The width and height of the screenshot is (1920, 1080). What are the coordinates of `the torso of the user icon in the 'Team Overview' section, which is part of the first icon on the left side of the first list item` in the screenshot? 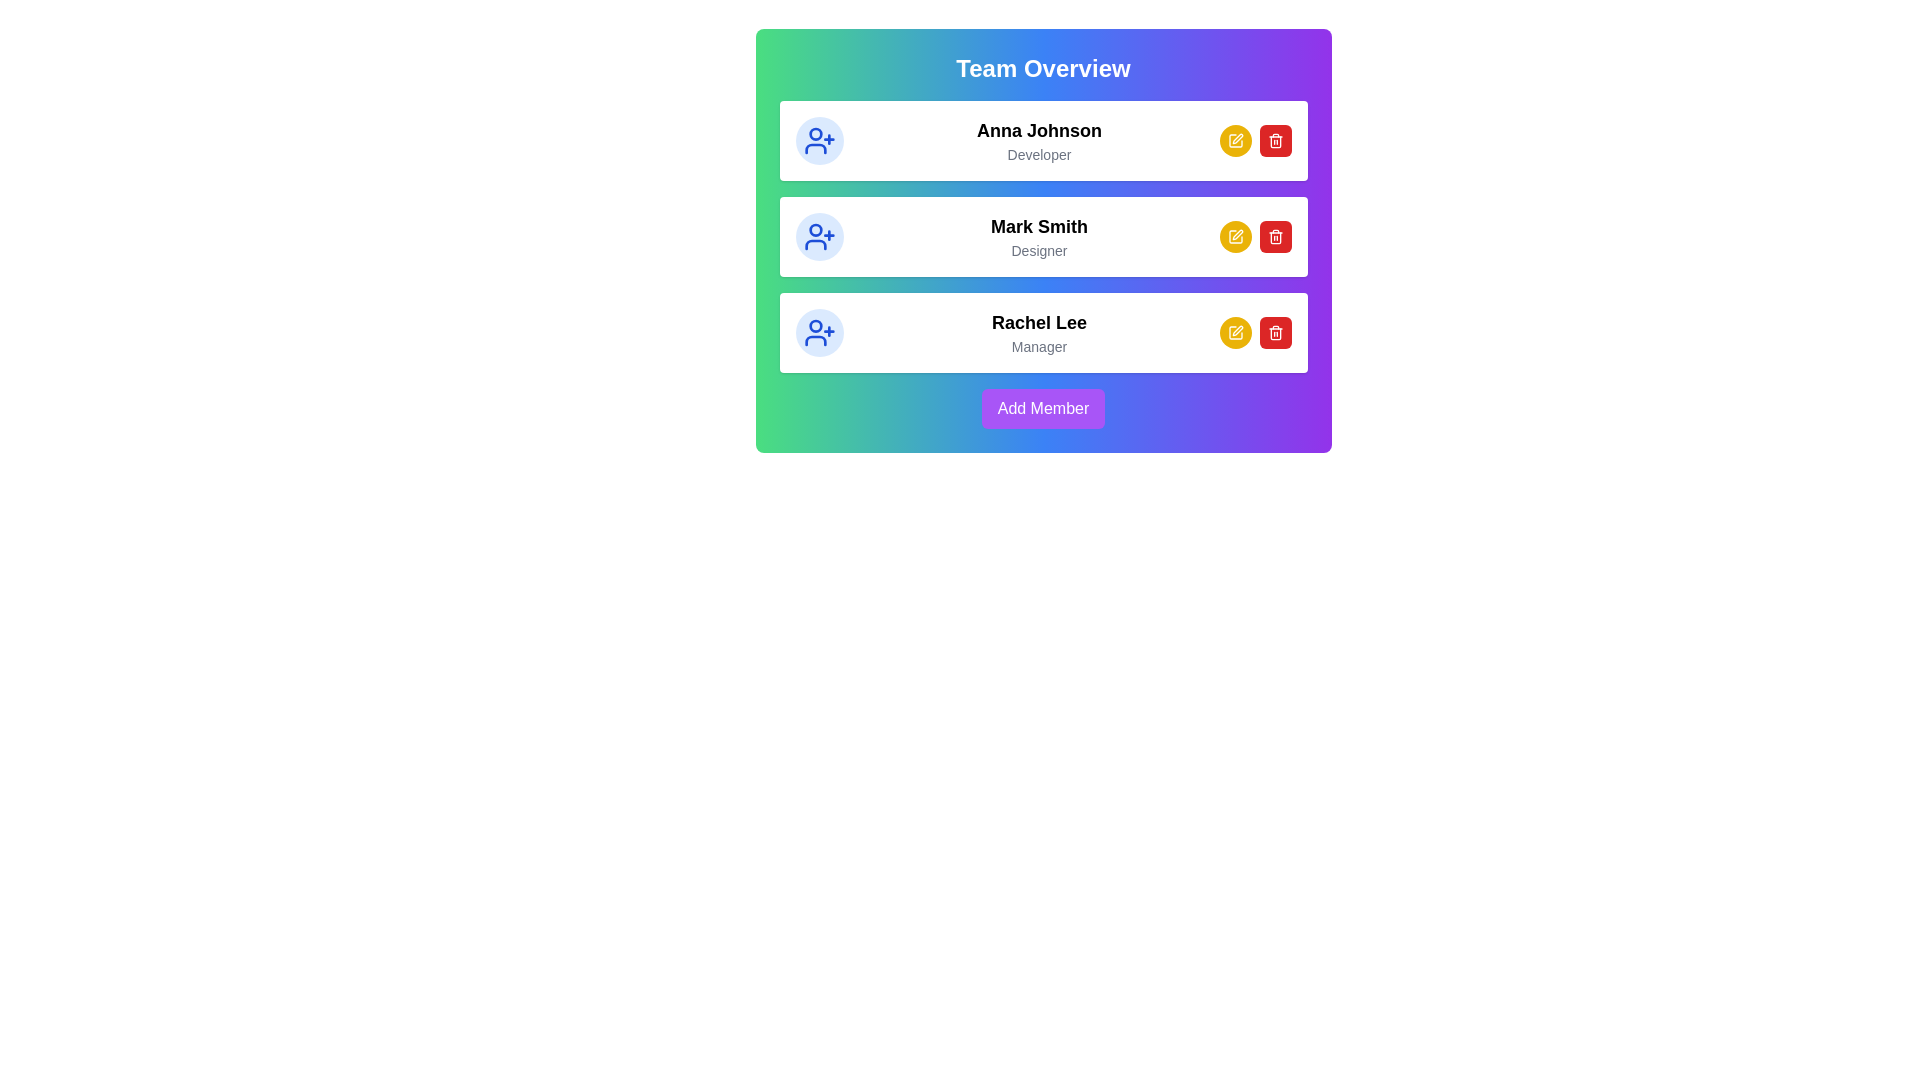 It's located at (815, 148).